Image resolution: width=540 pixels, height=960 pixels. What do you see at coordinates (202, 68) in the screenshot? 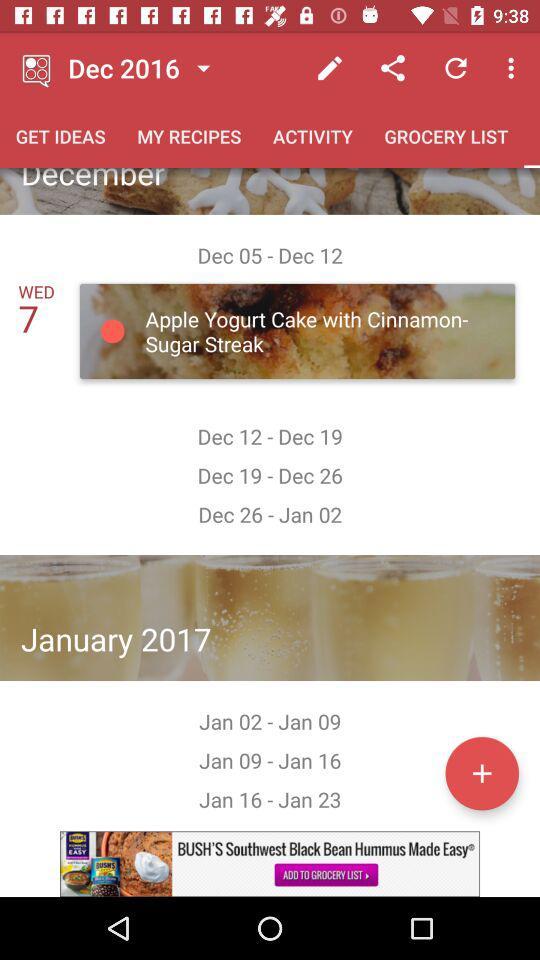
I see `dropdown right to dec 2016` at bounding box center [202, 68].